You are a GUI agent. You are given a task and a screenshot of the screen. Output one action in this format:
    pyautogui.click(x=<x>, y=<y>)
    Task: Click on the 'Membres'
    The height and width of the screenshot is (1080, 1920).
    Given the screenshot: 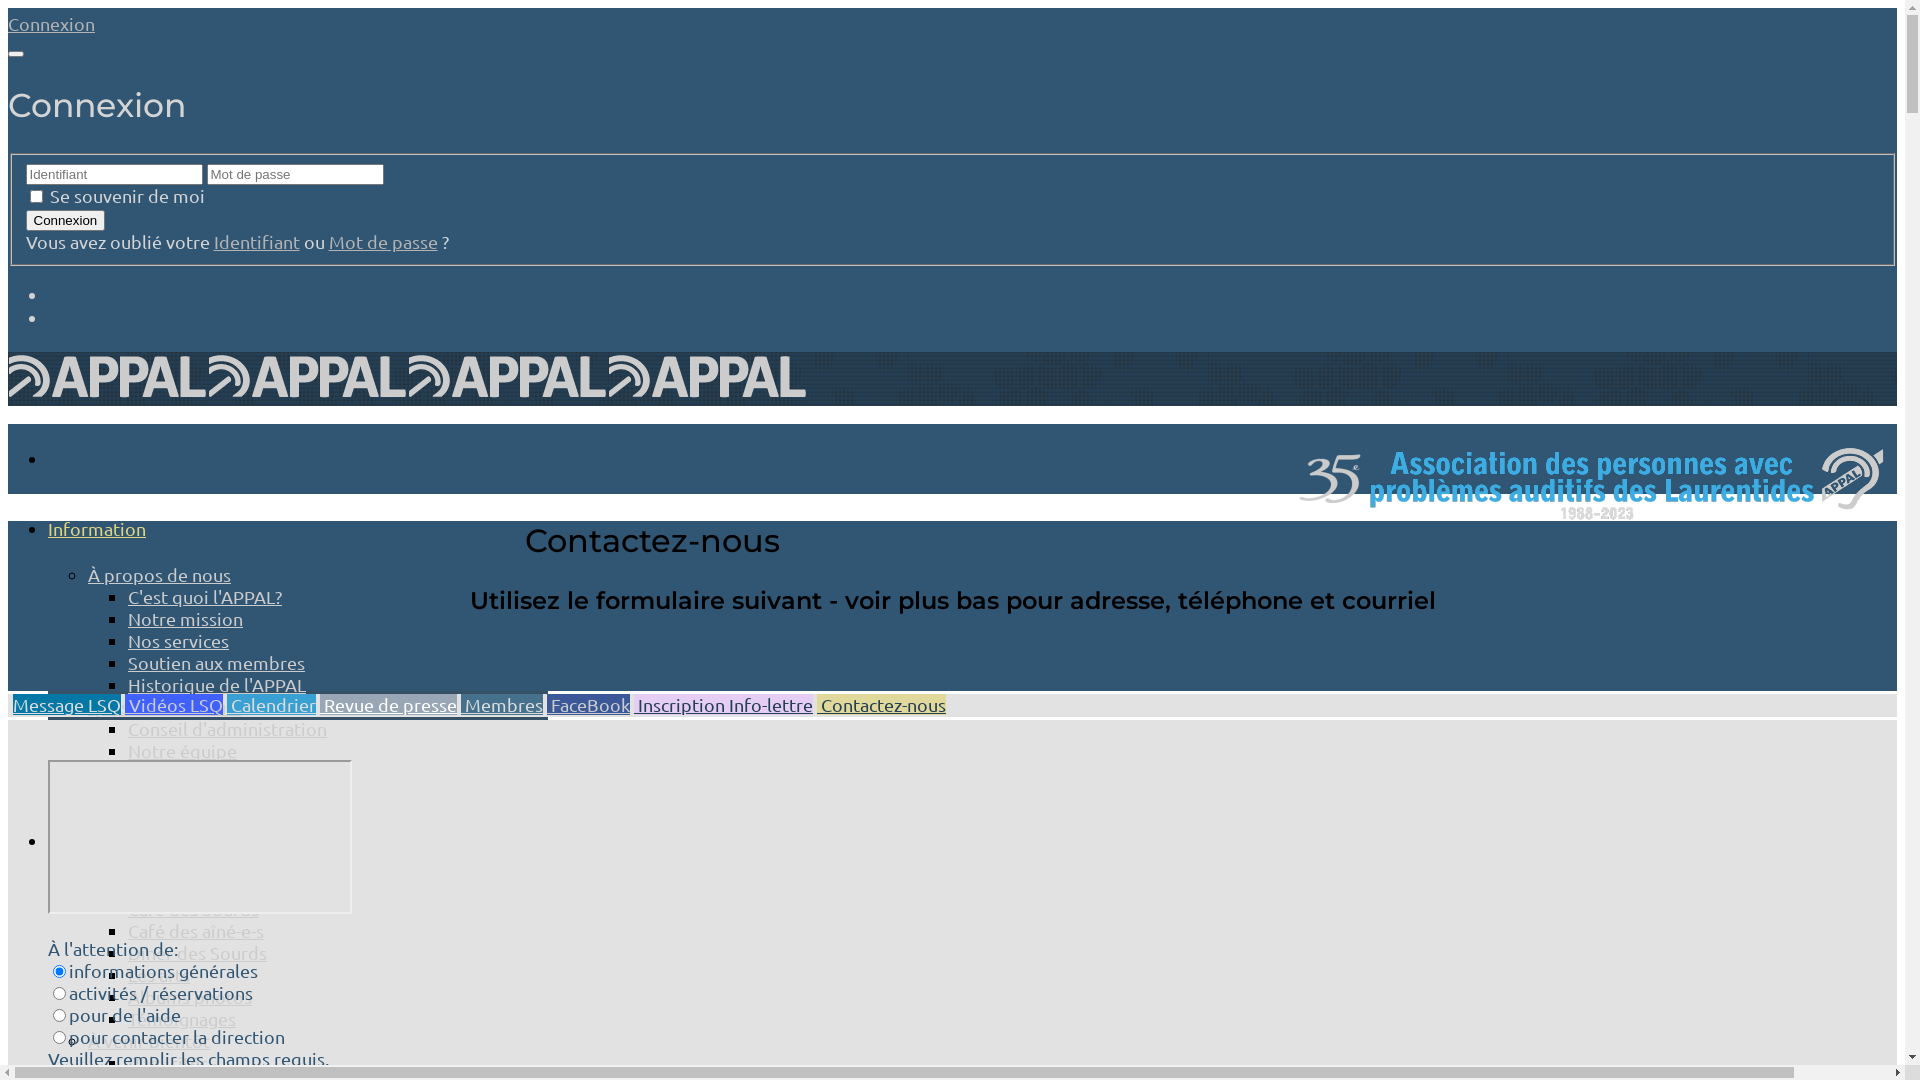 What is the action you would take?
    pyautogui.click(x=502, y=703)
    